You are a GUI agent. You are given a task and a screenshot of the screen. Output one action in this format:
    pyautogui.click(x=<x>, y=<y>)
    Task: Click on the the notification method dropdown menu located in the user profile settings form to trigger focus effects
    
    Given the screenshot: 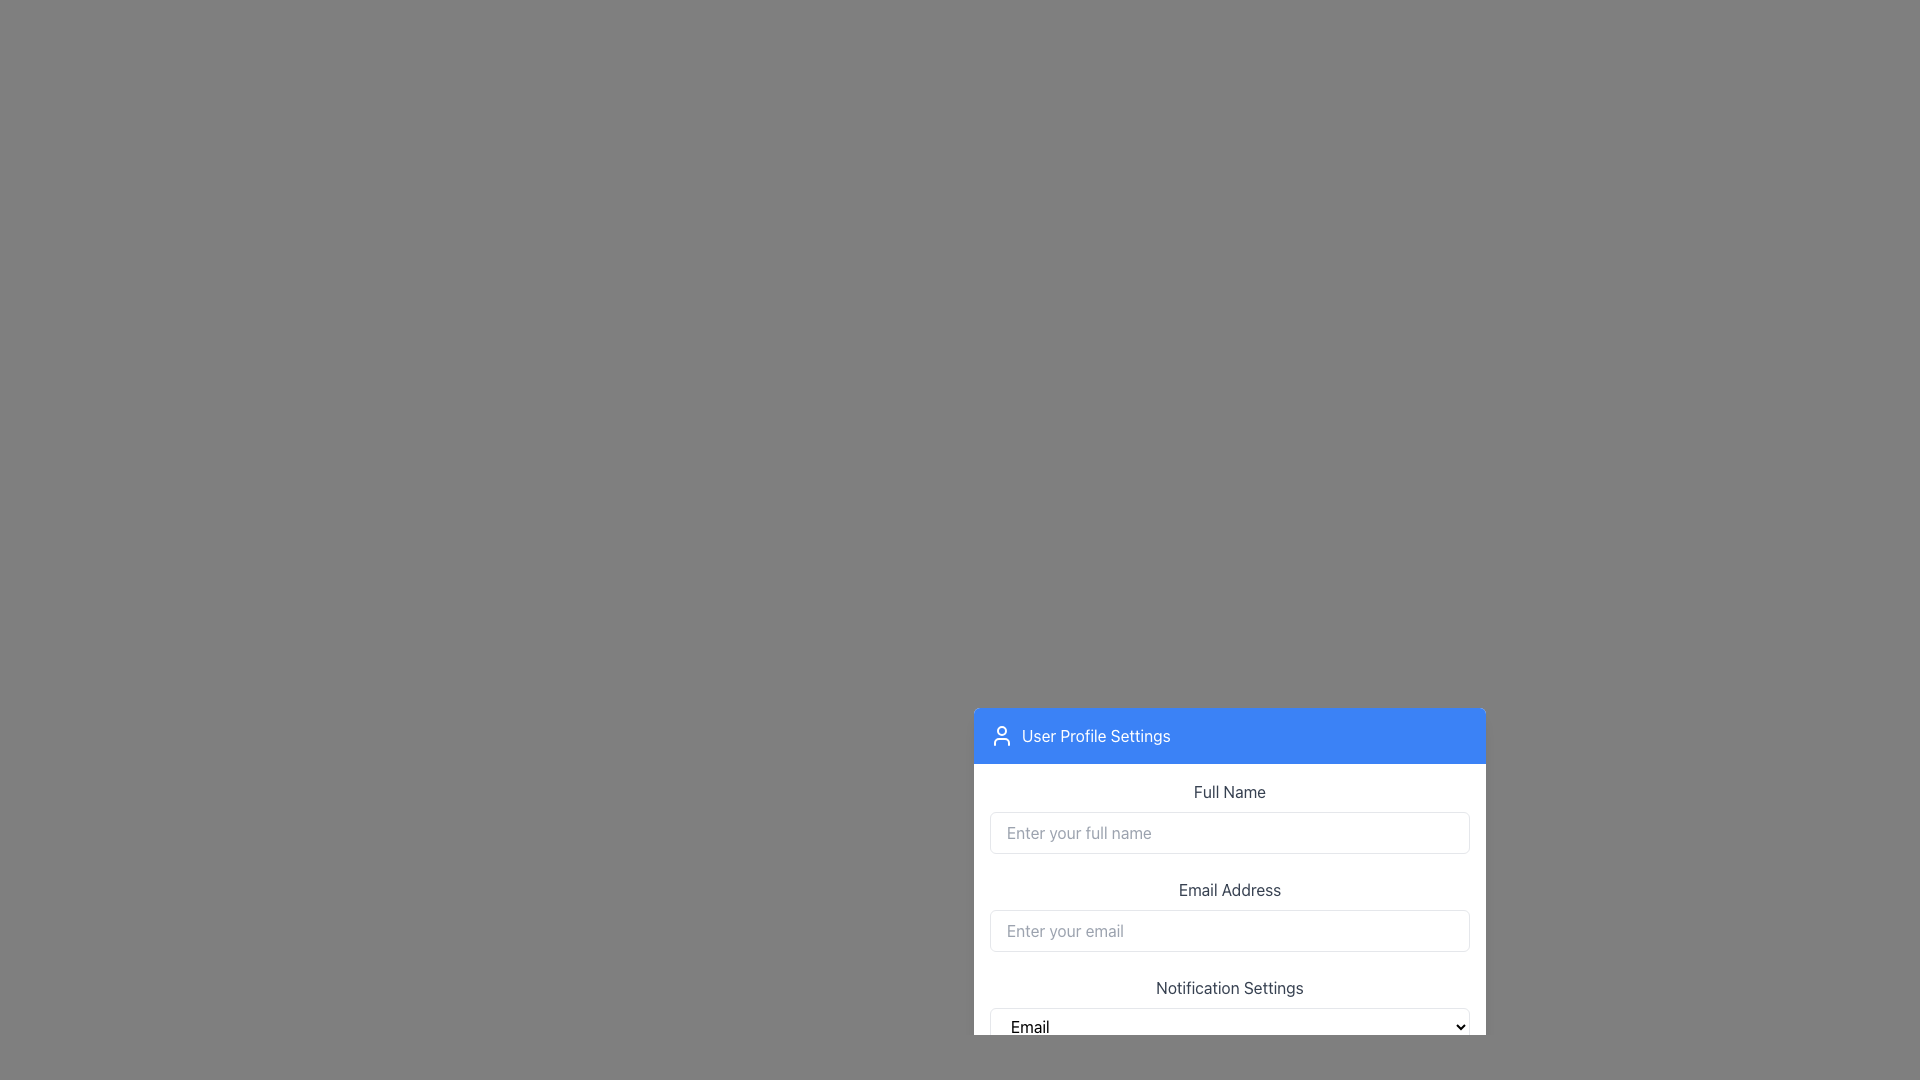 What is the action you would take?
    pyautogui.click(x=1228, y=1010)
    